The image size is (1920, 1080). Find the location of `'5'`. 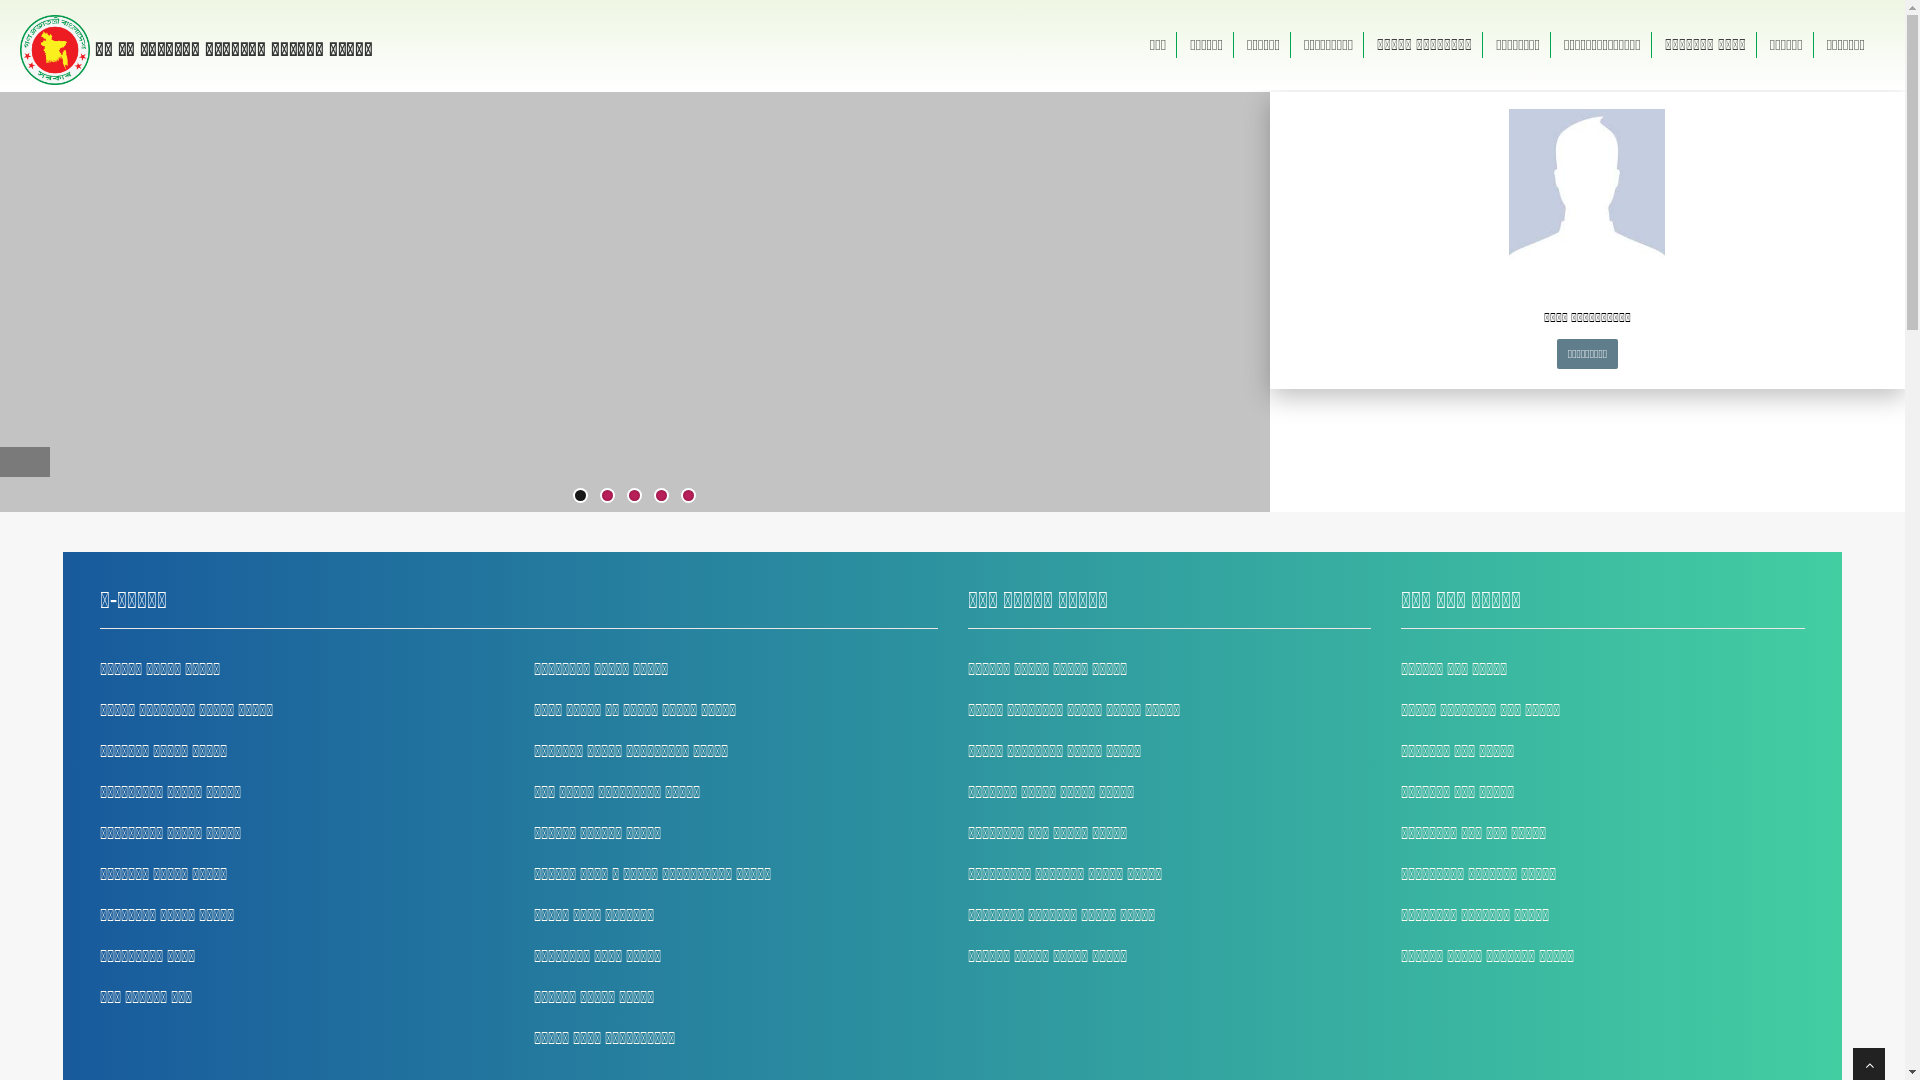

'5' is located at coordinates (688, 495).